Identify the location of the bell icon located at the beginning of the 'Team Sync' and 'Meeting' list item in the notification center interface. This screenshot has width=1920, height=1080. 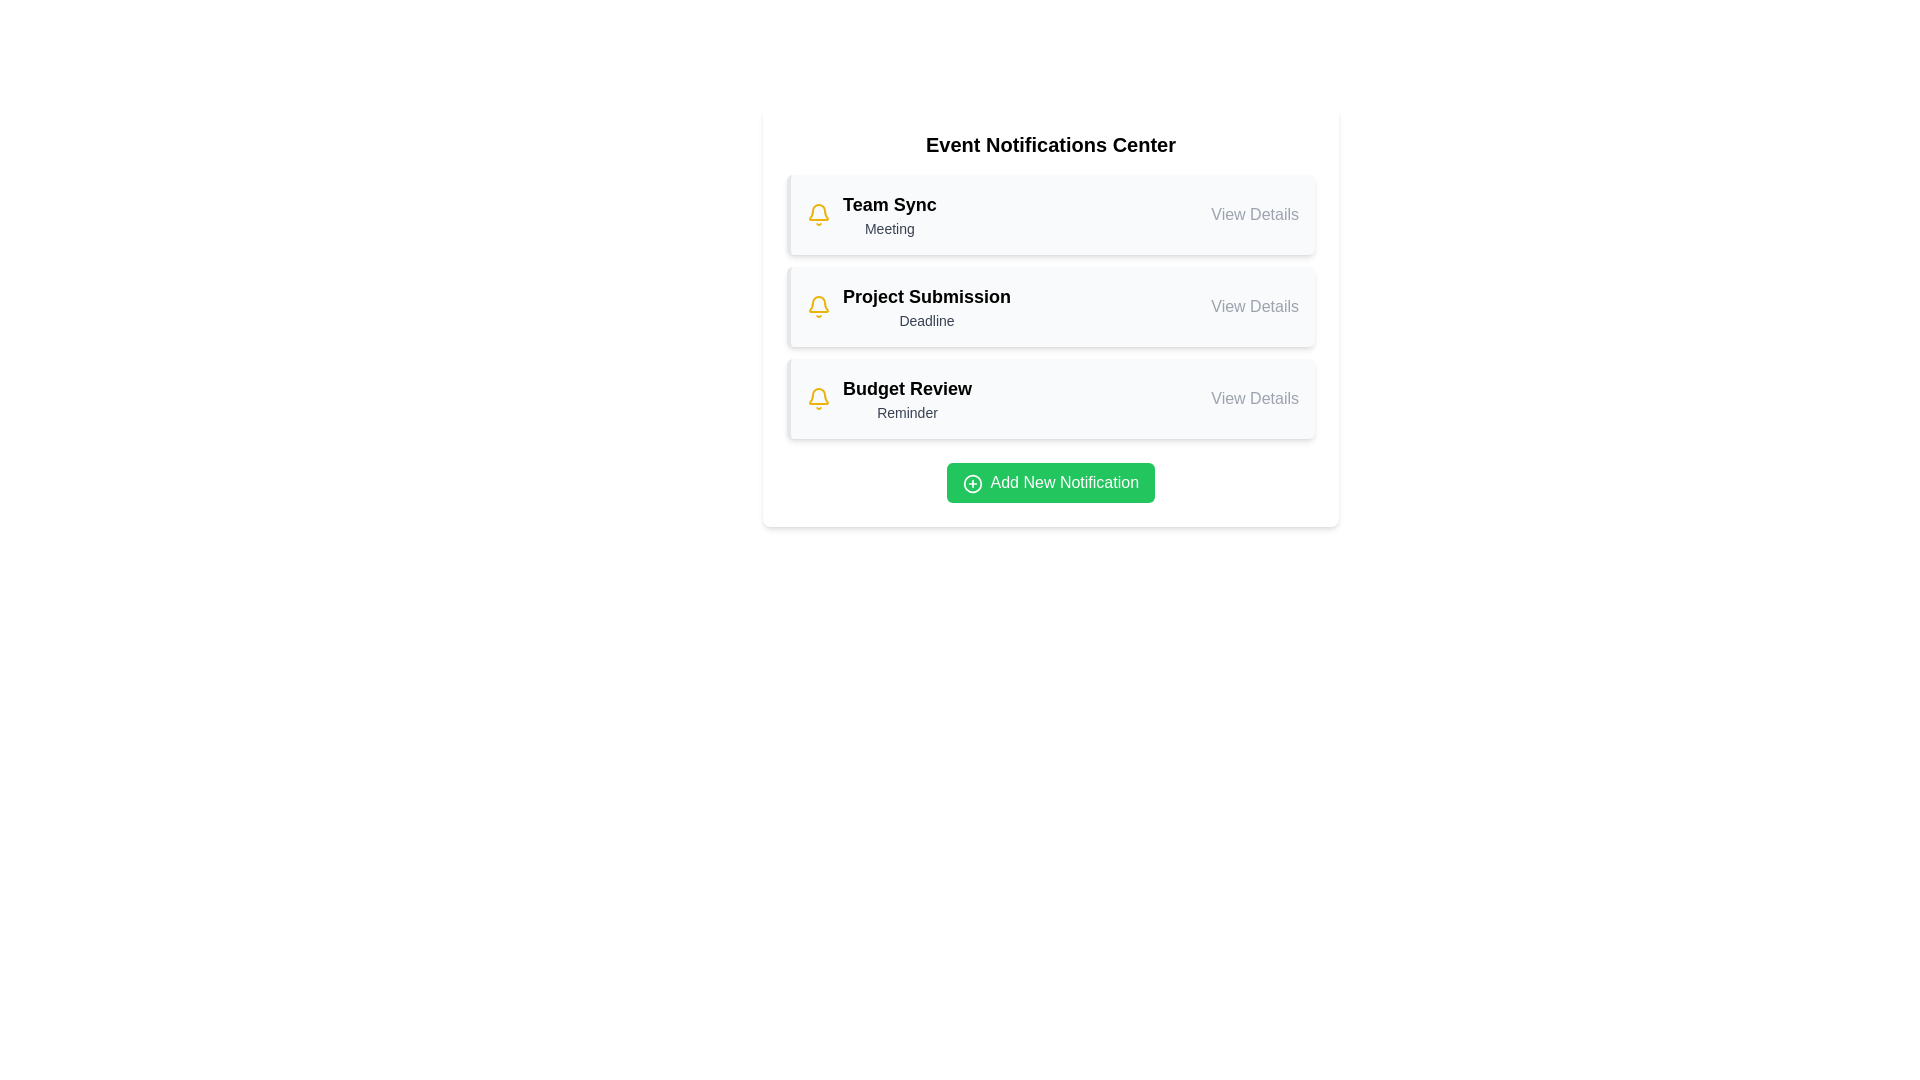
(819, 215).